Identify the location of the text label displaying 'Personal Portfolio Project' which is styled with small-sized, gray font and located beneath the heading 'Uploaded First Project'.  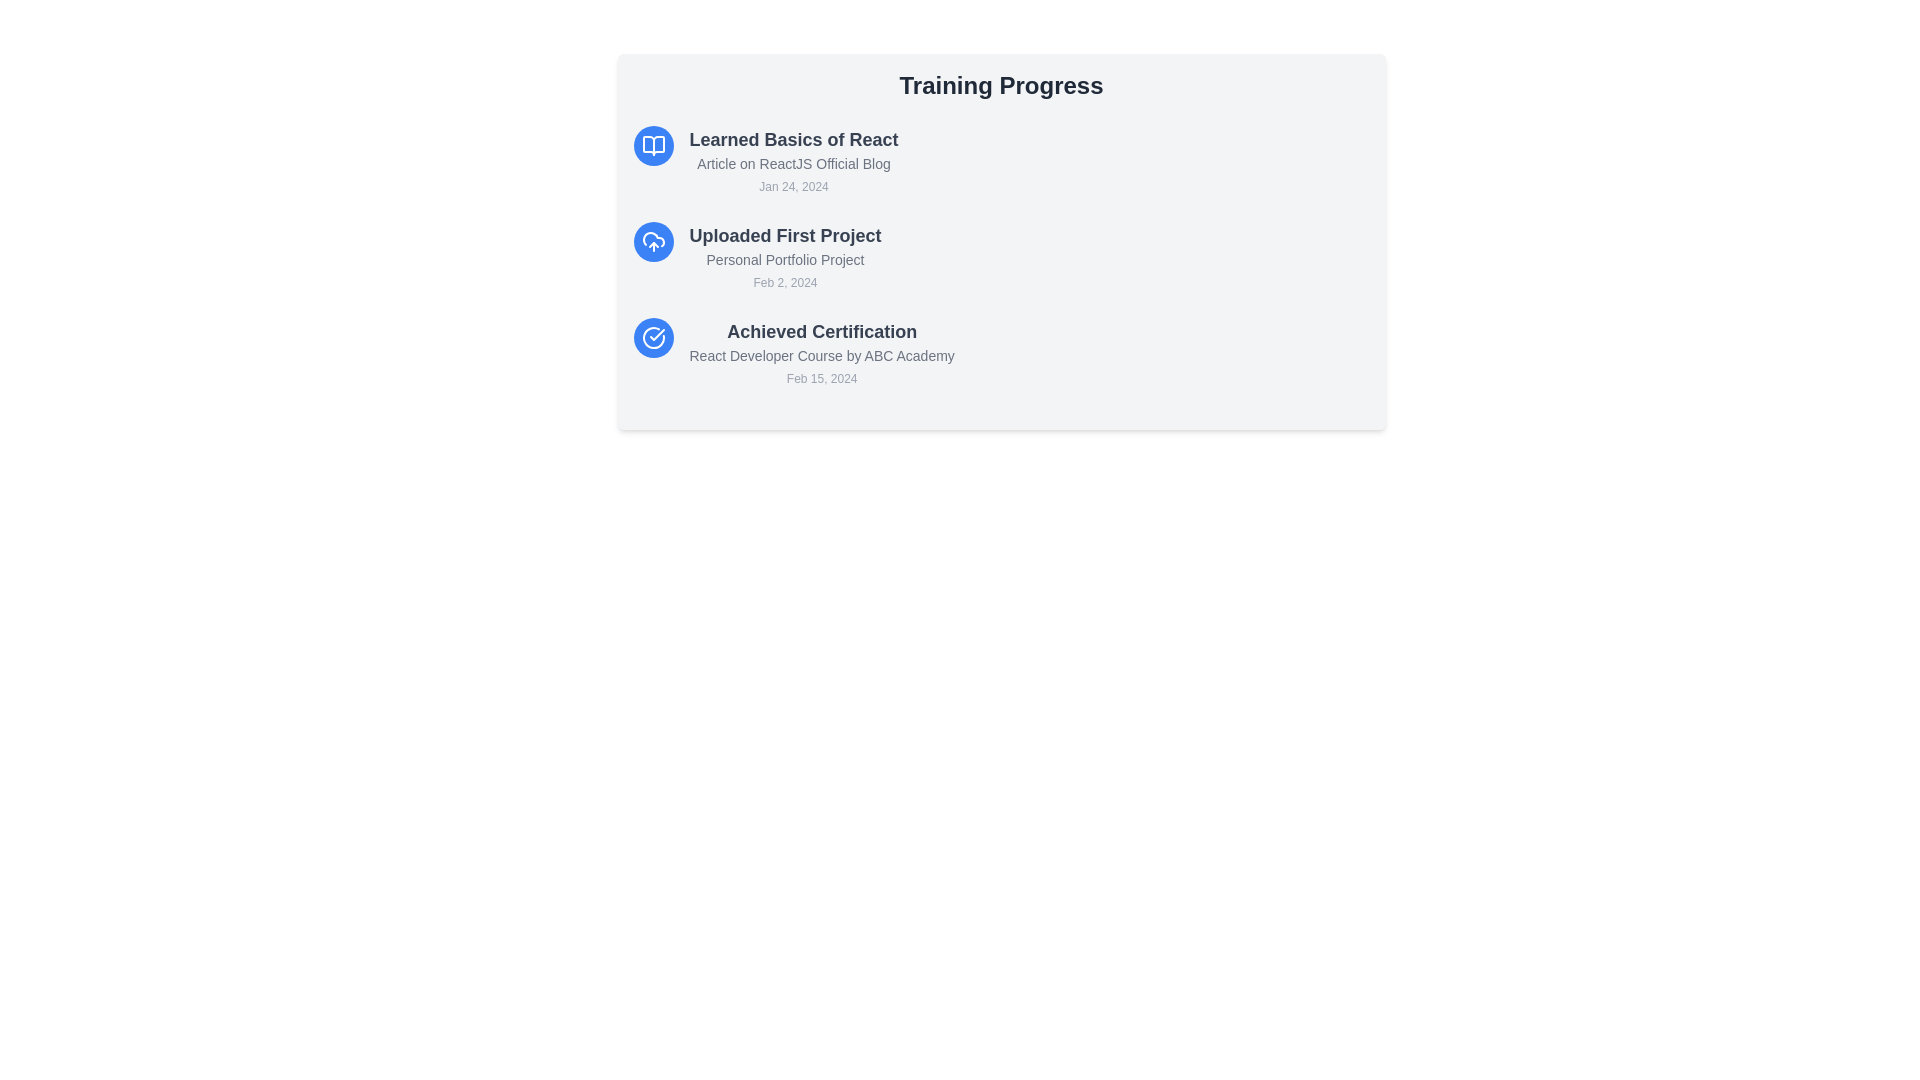
(784, 258).